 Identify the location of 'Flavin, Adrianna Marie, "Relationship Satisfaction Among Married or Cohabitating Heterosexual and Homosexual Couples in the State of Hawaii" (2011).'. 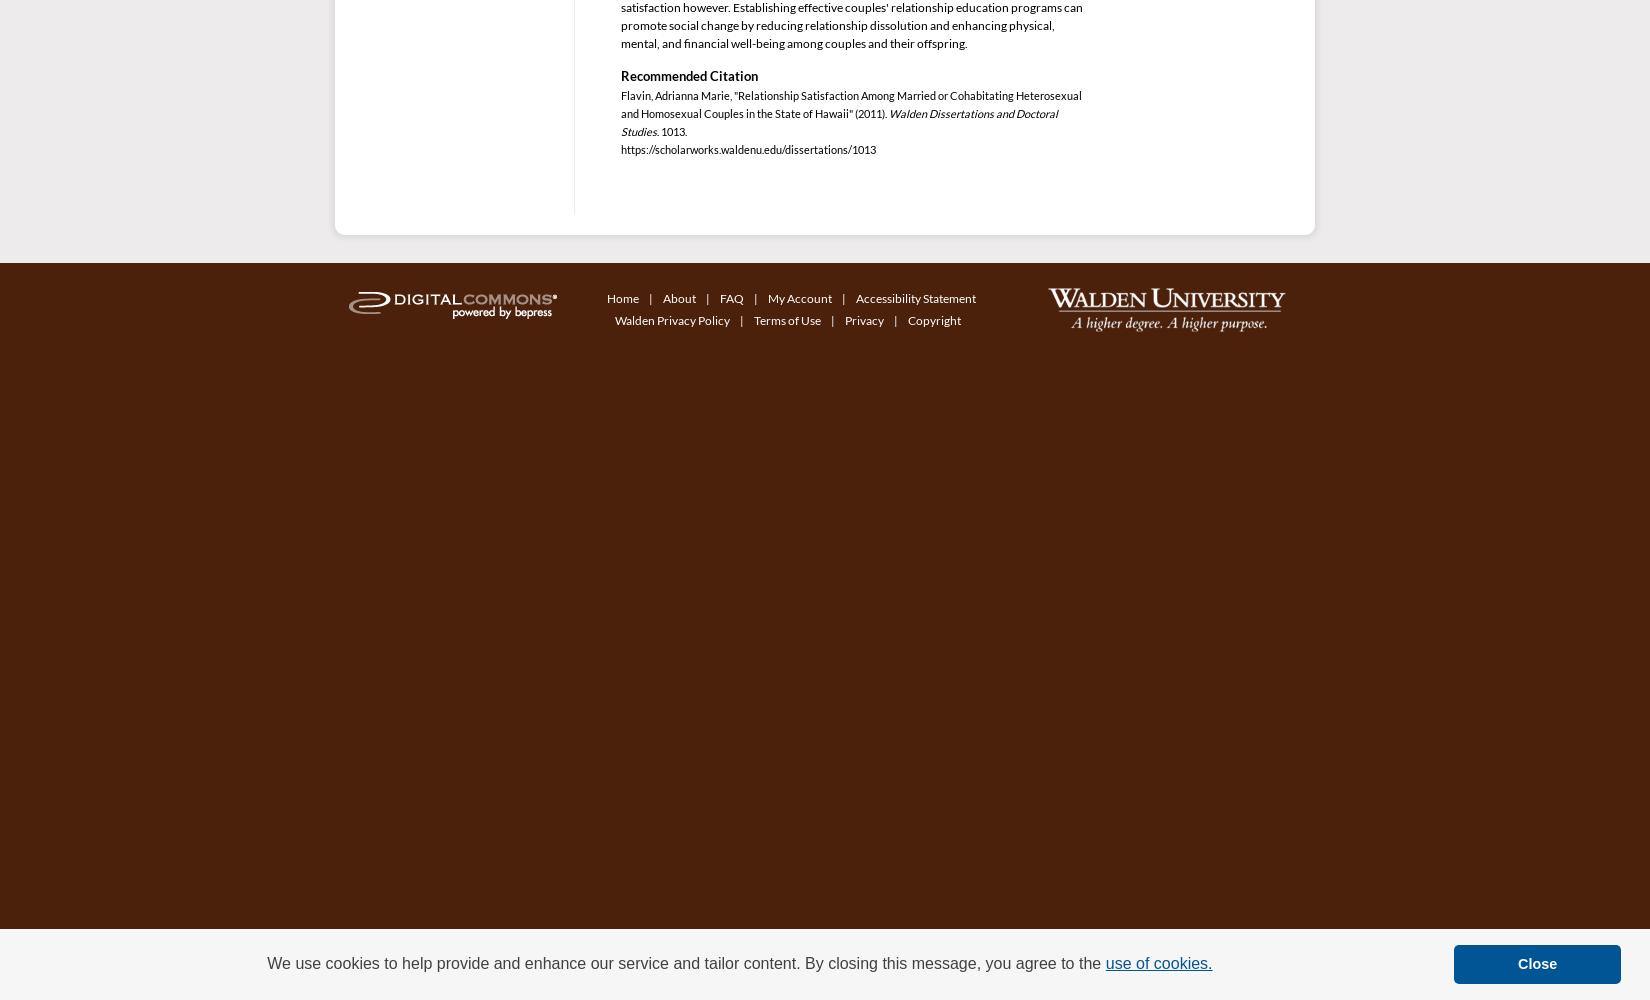
(620, 103).